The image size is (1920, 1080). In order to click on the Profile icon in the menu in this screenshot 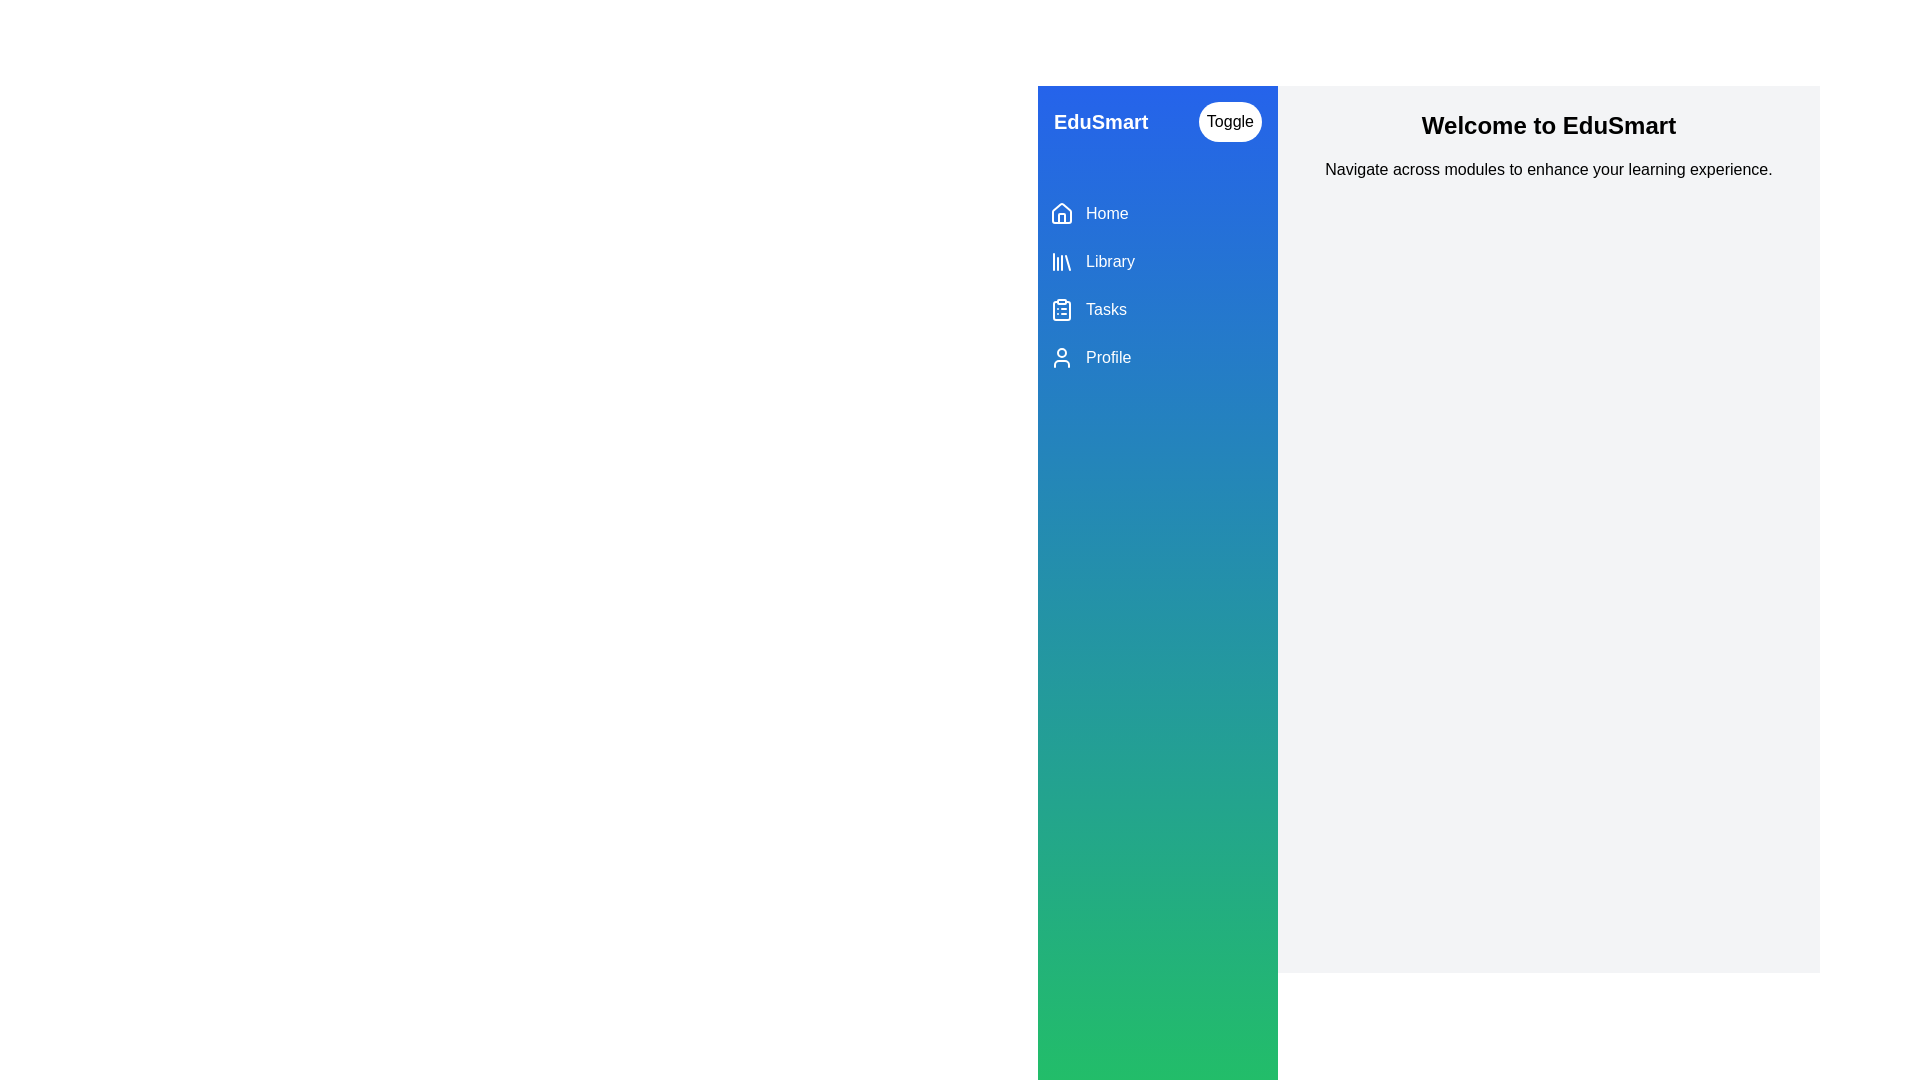, I will do `click(1060, 357)`.